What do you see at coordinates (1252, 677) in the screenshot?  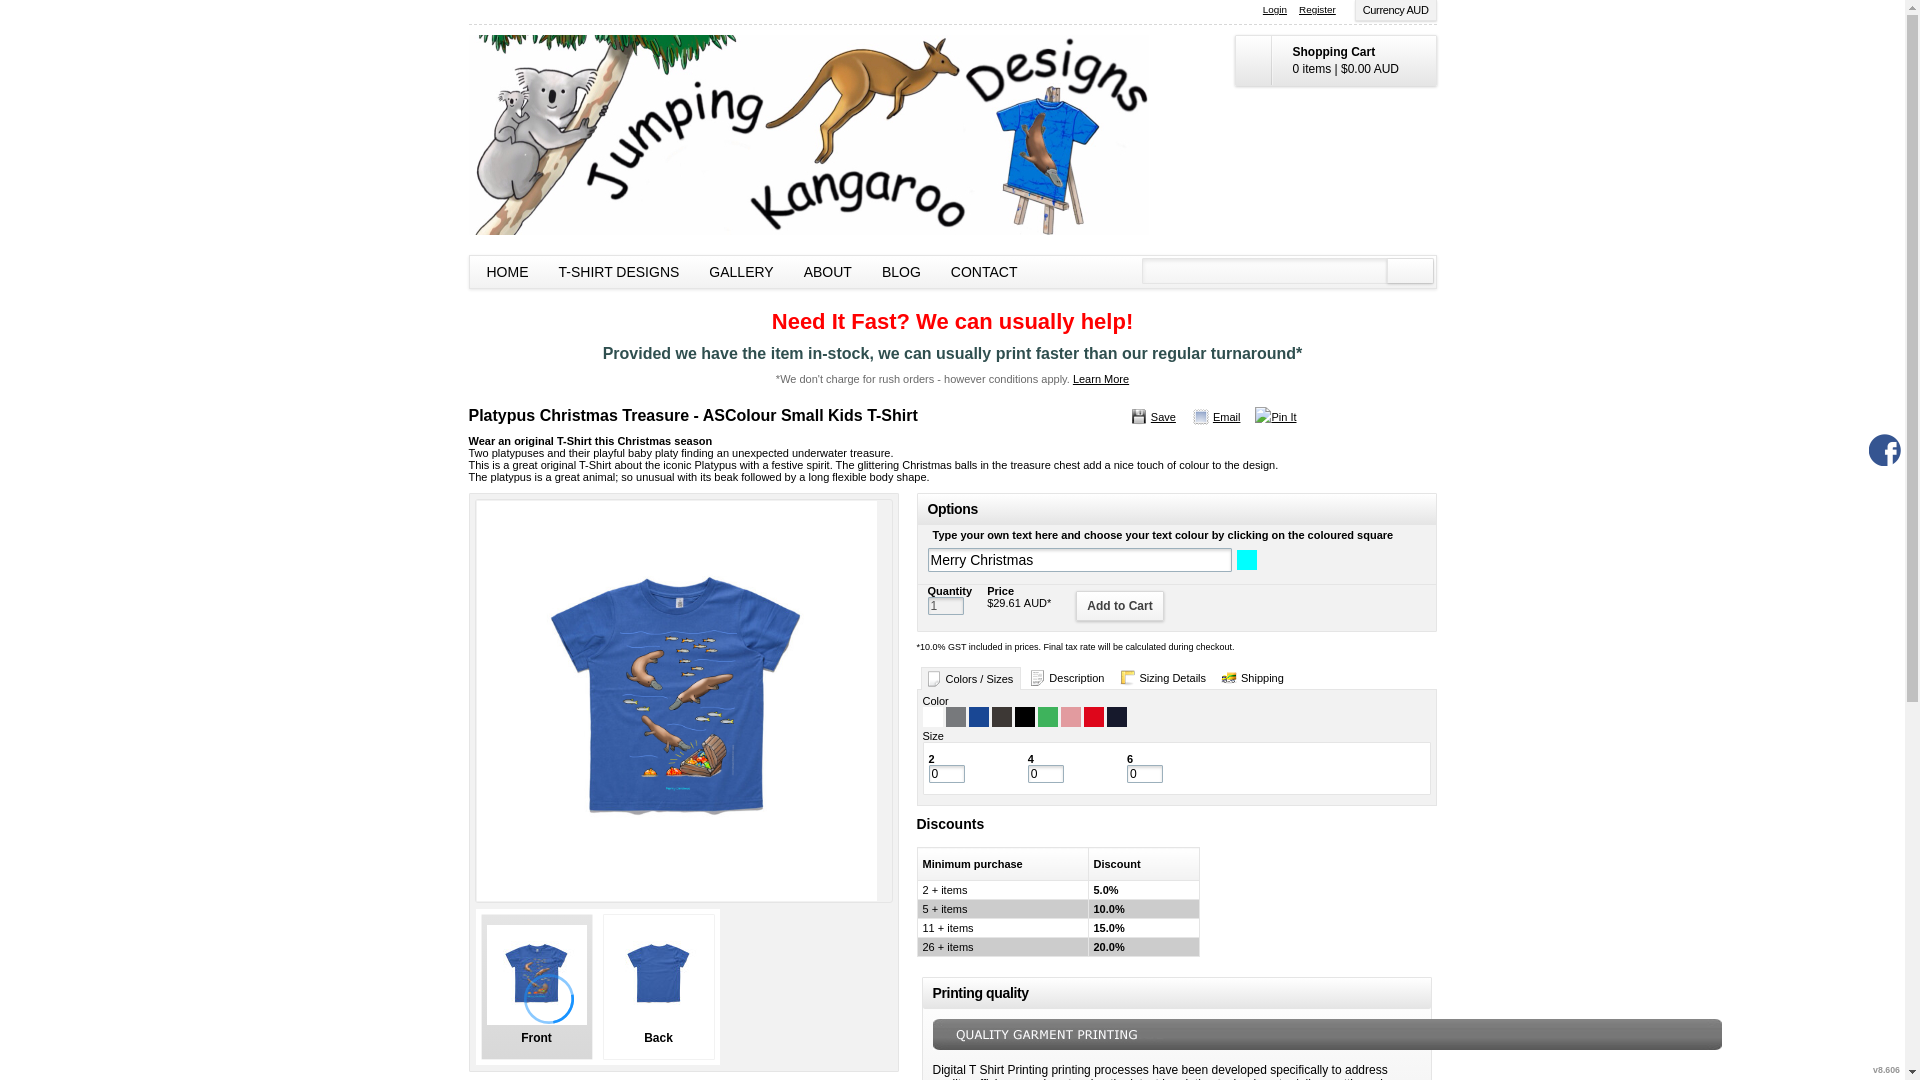 I see `'Shipping'` at bounding box center [1252, 677].